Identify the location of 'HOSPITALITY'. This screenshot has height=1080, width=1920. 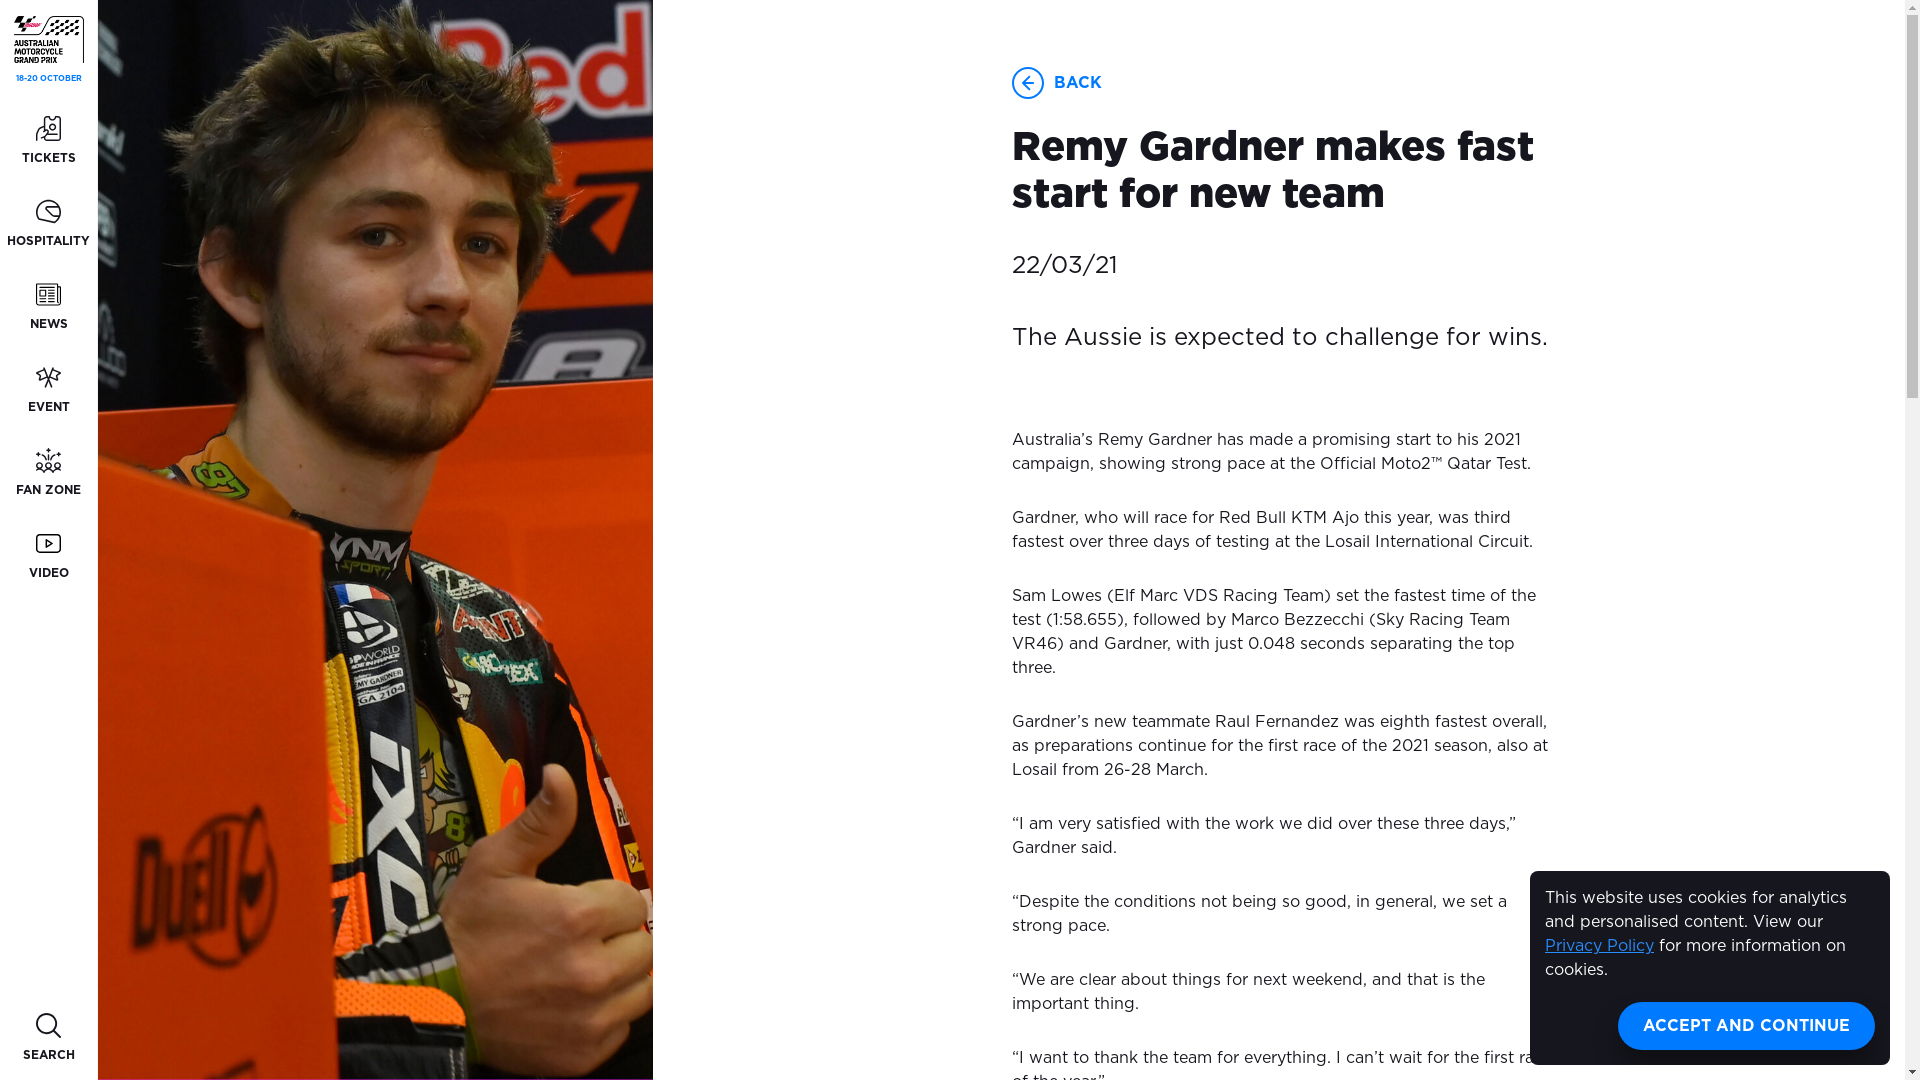
(48, 224).